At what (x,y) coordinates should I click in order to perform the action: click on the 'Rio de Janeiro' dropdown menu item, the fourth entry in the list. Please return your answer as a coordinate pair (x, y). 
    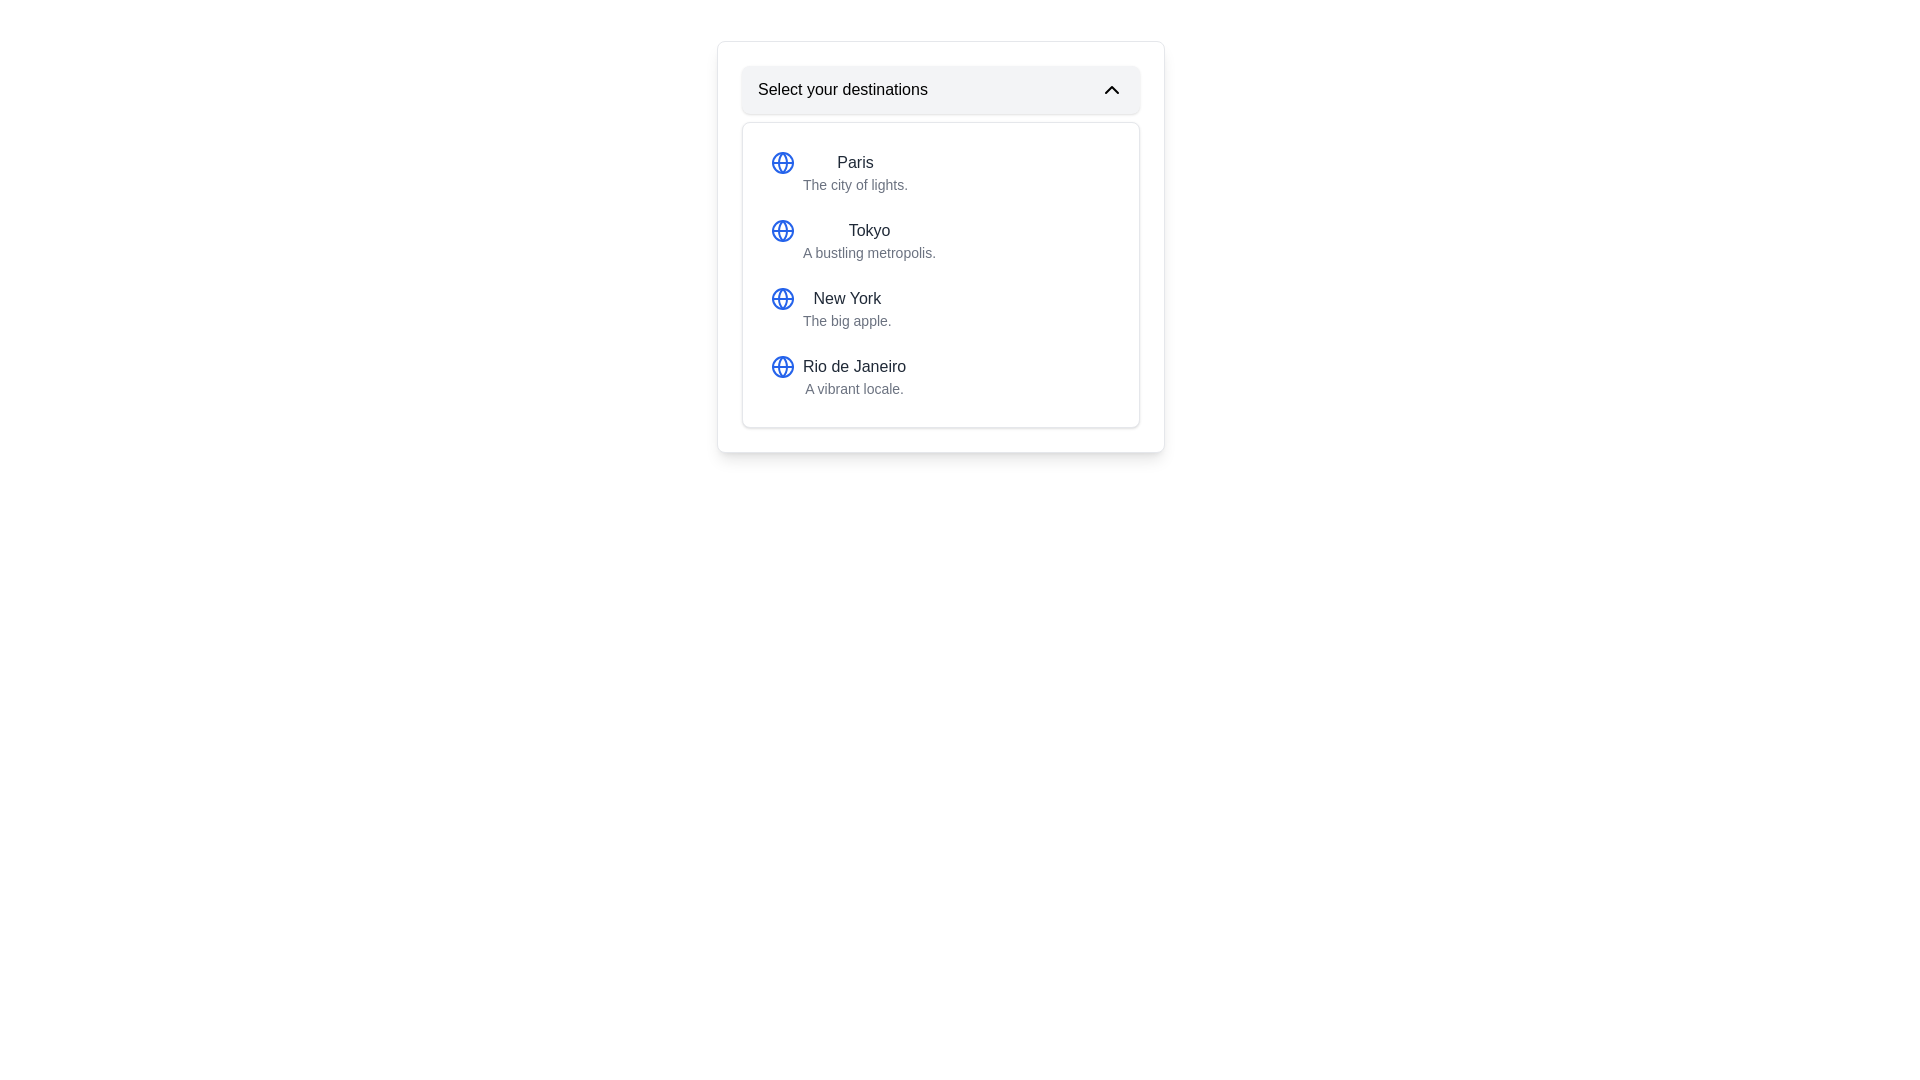
    Looking at the image, I should click on (838, 377).